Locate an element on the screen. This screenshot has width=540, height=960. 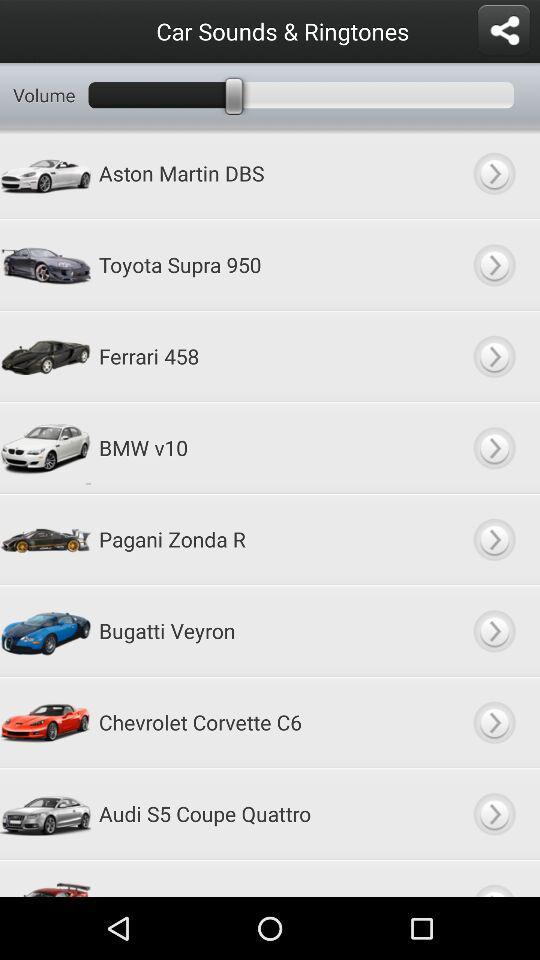
ferrari 458 car sounds is located at coordinates (493, 356).